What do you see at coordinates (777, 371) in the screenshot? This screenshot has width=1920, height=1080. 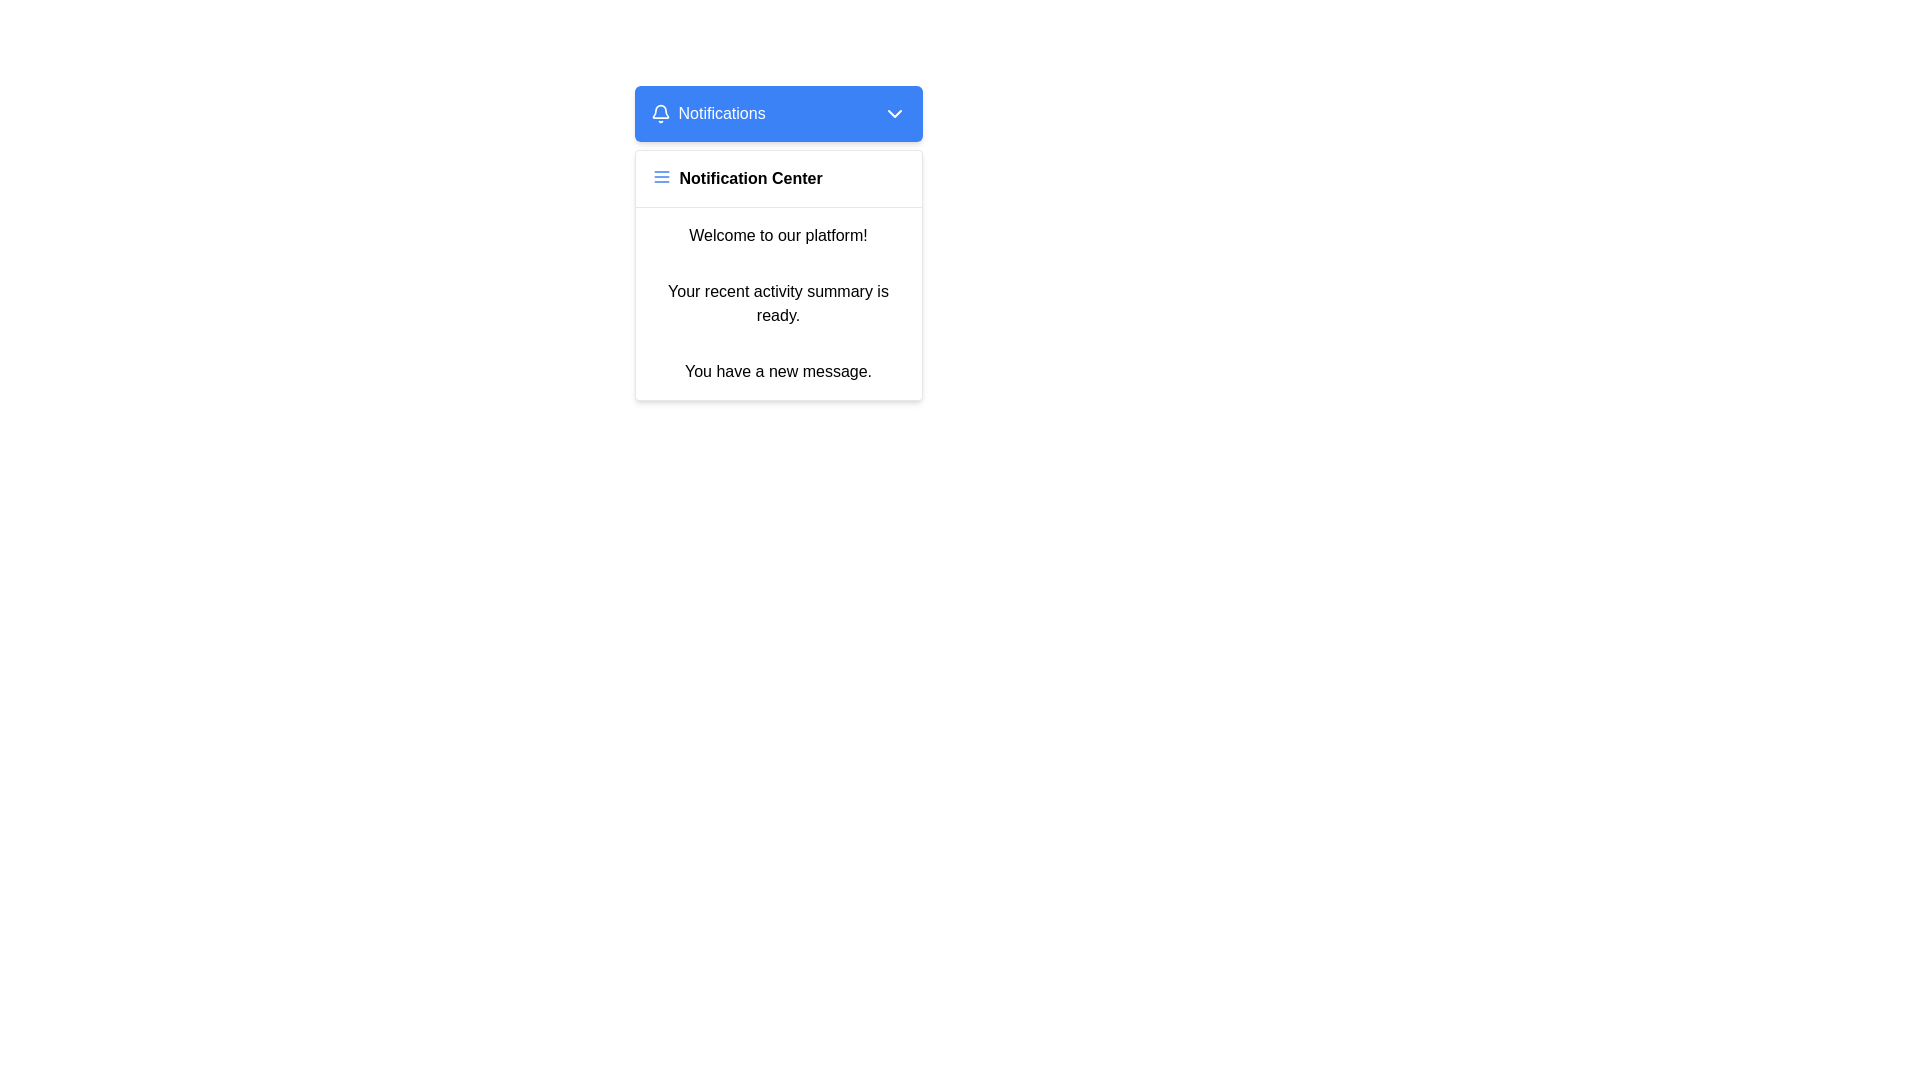 I see `the text block that displays the notification message 'You have a new message.' which is styled with padding and has a hover effect that changes the background color to gray` at bounding box center [777, 371].